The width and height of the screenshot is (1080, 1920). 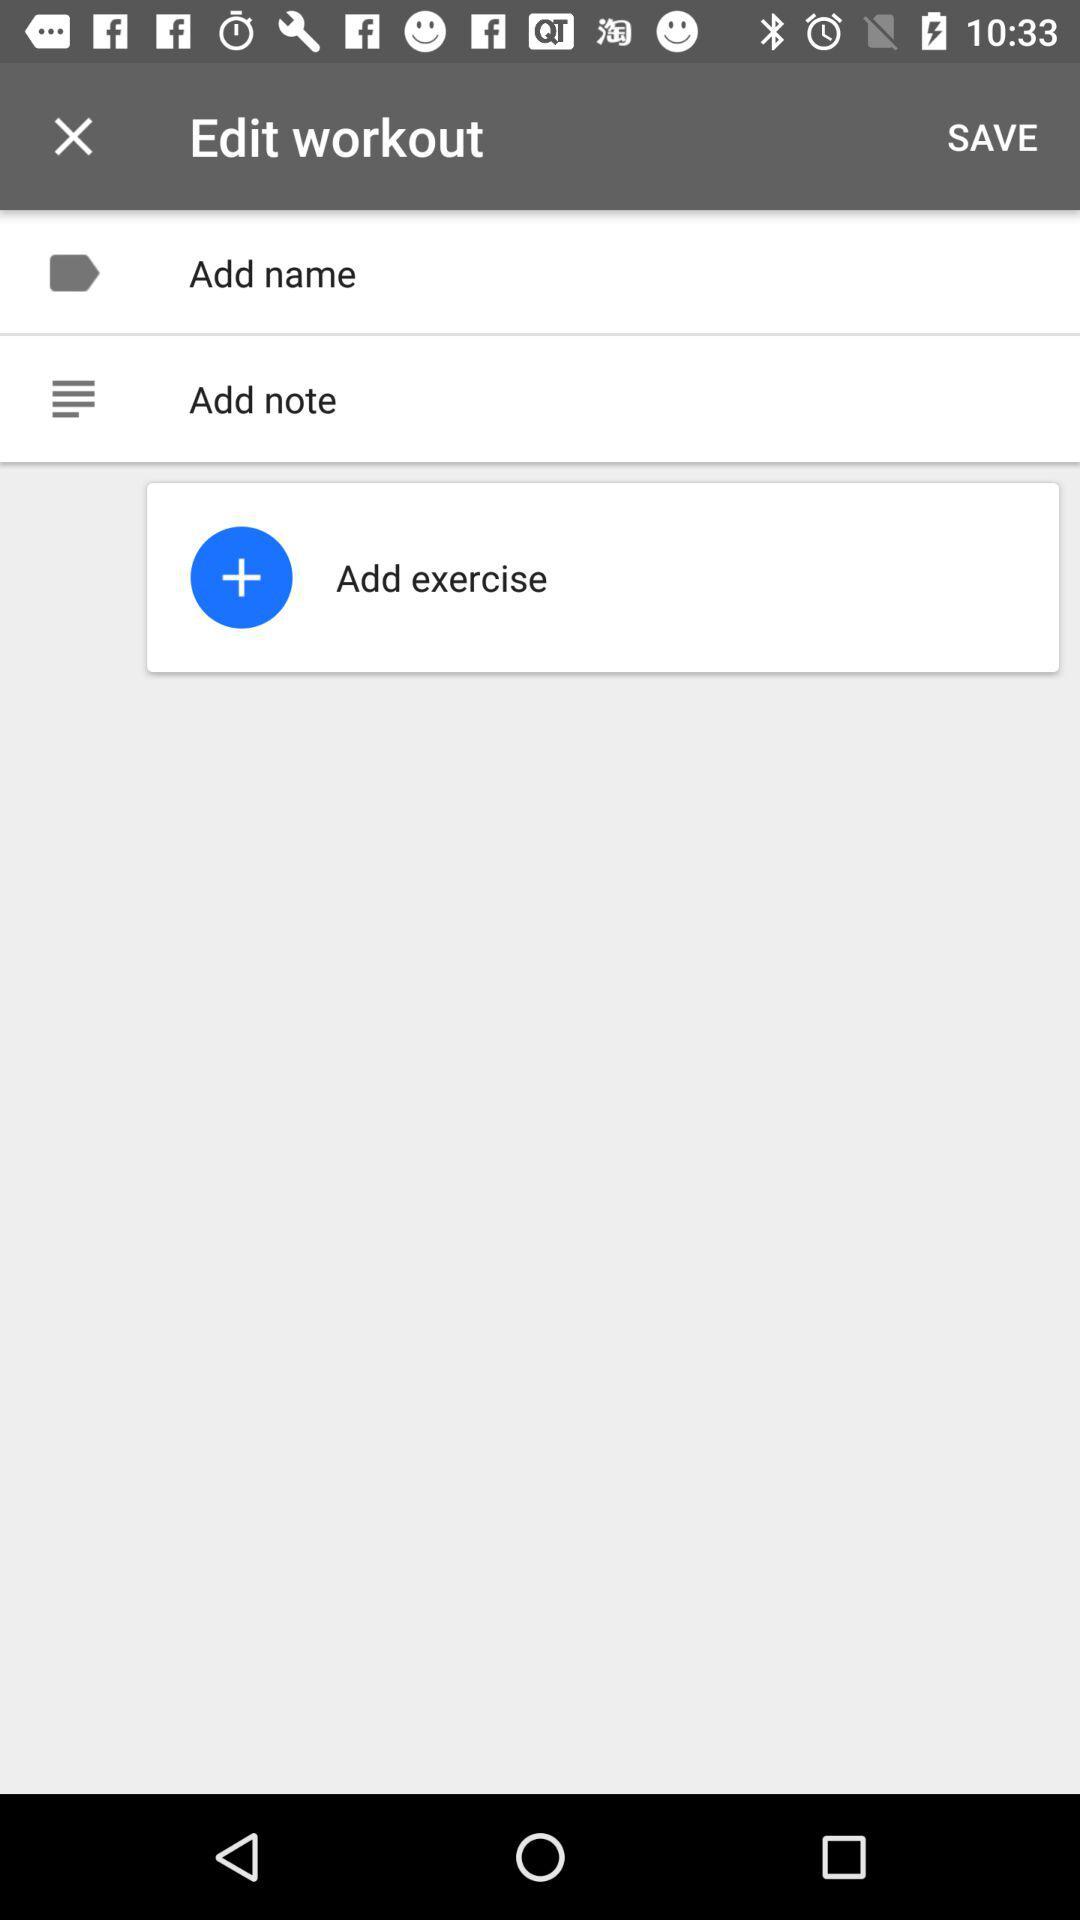 What do you see at coordinates (992, 135) in the screenshot?
I see `the icon next to the edit workout item` at bounding box center [992, 135].